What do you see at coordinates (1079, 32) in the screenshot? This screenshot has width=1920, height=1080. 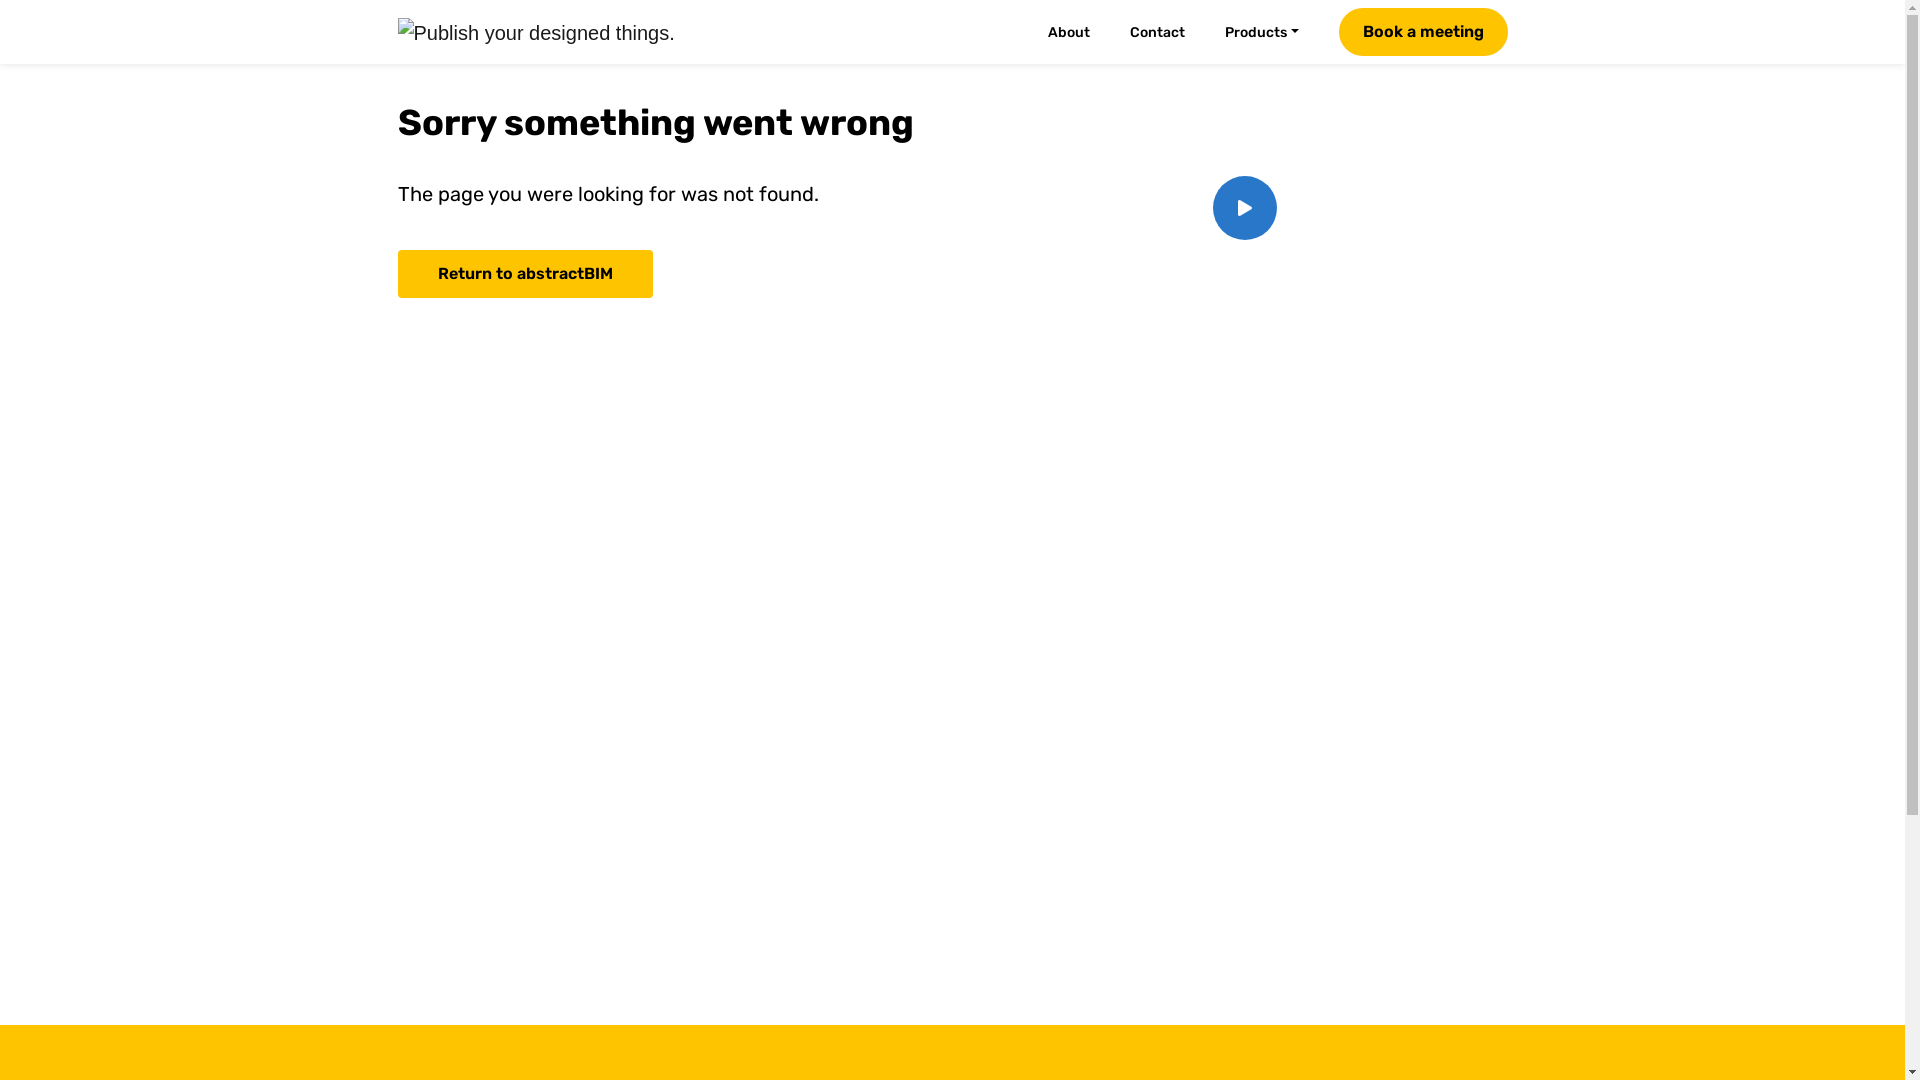 I see `'About'` at bounding box center [1079, 32].